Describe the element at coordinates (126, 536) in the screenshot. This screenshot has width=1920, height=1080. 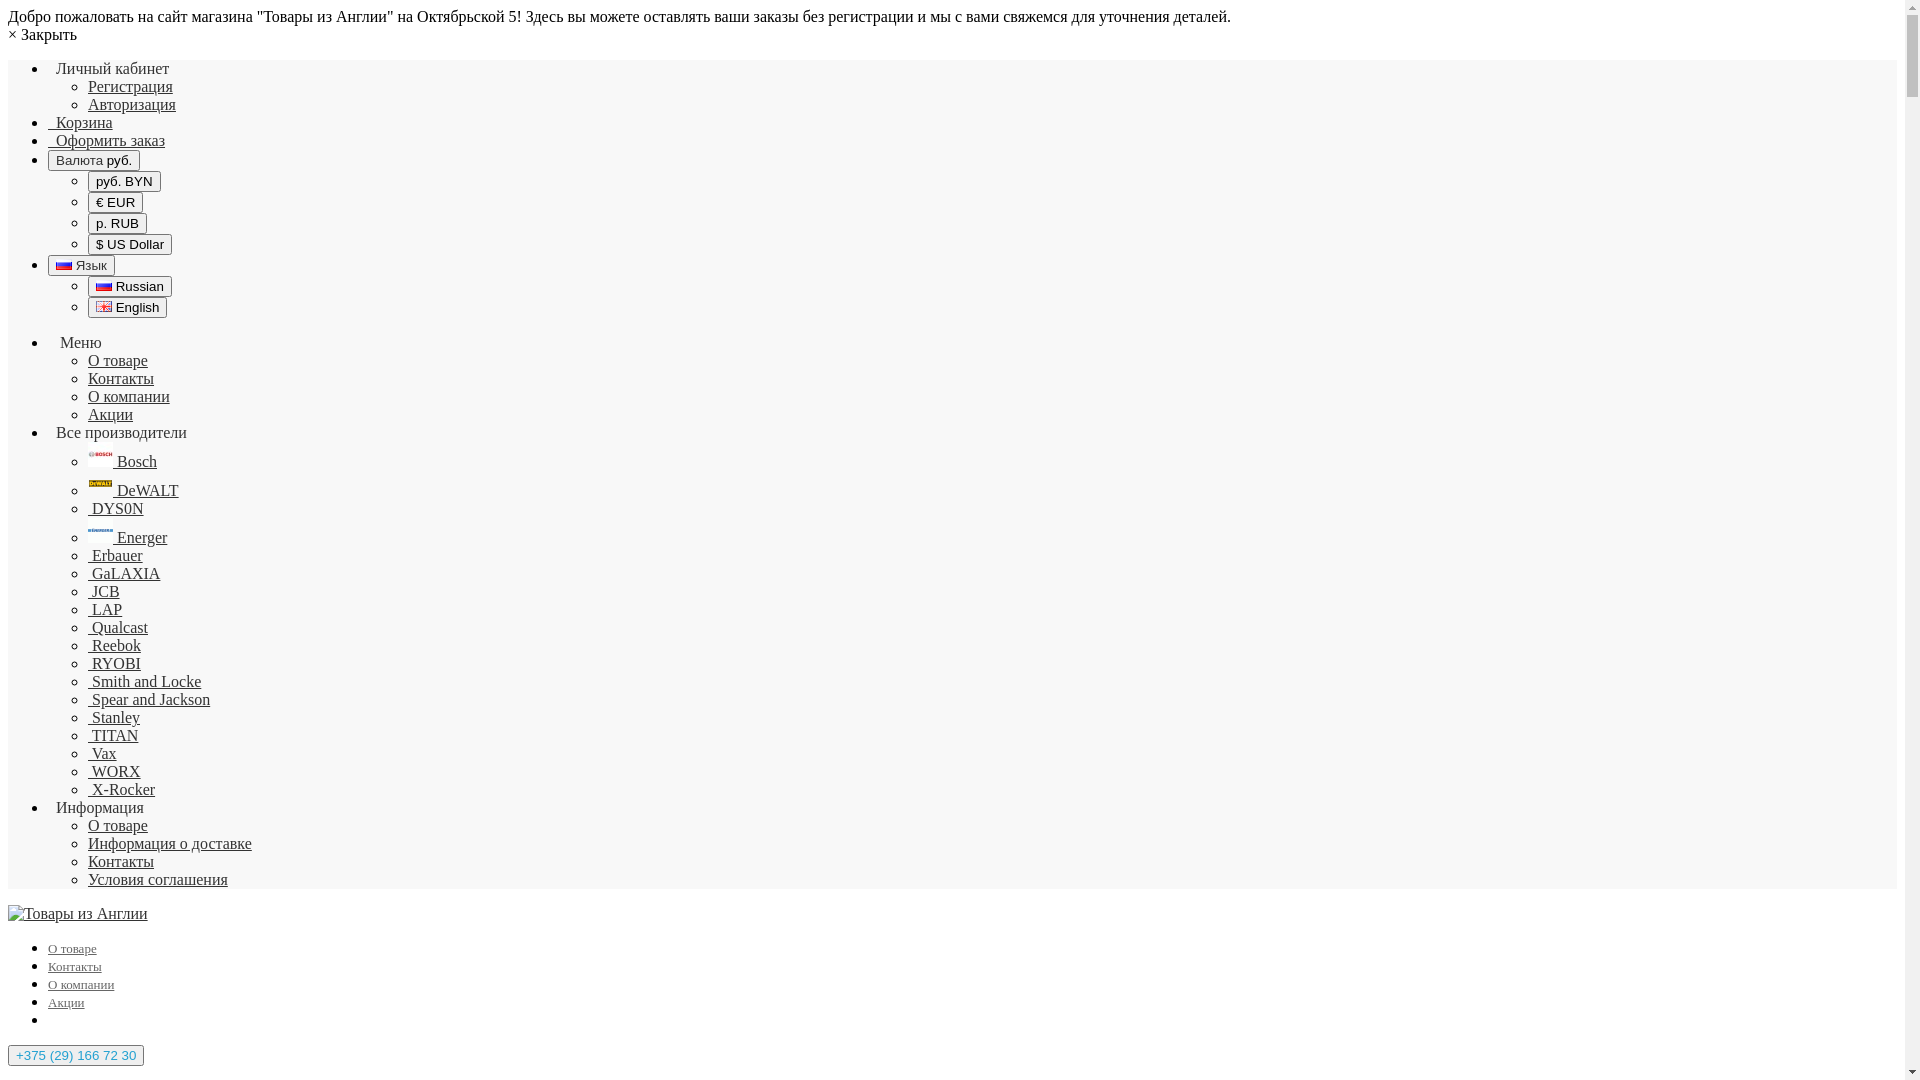
I see `'Energer'` at that location.